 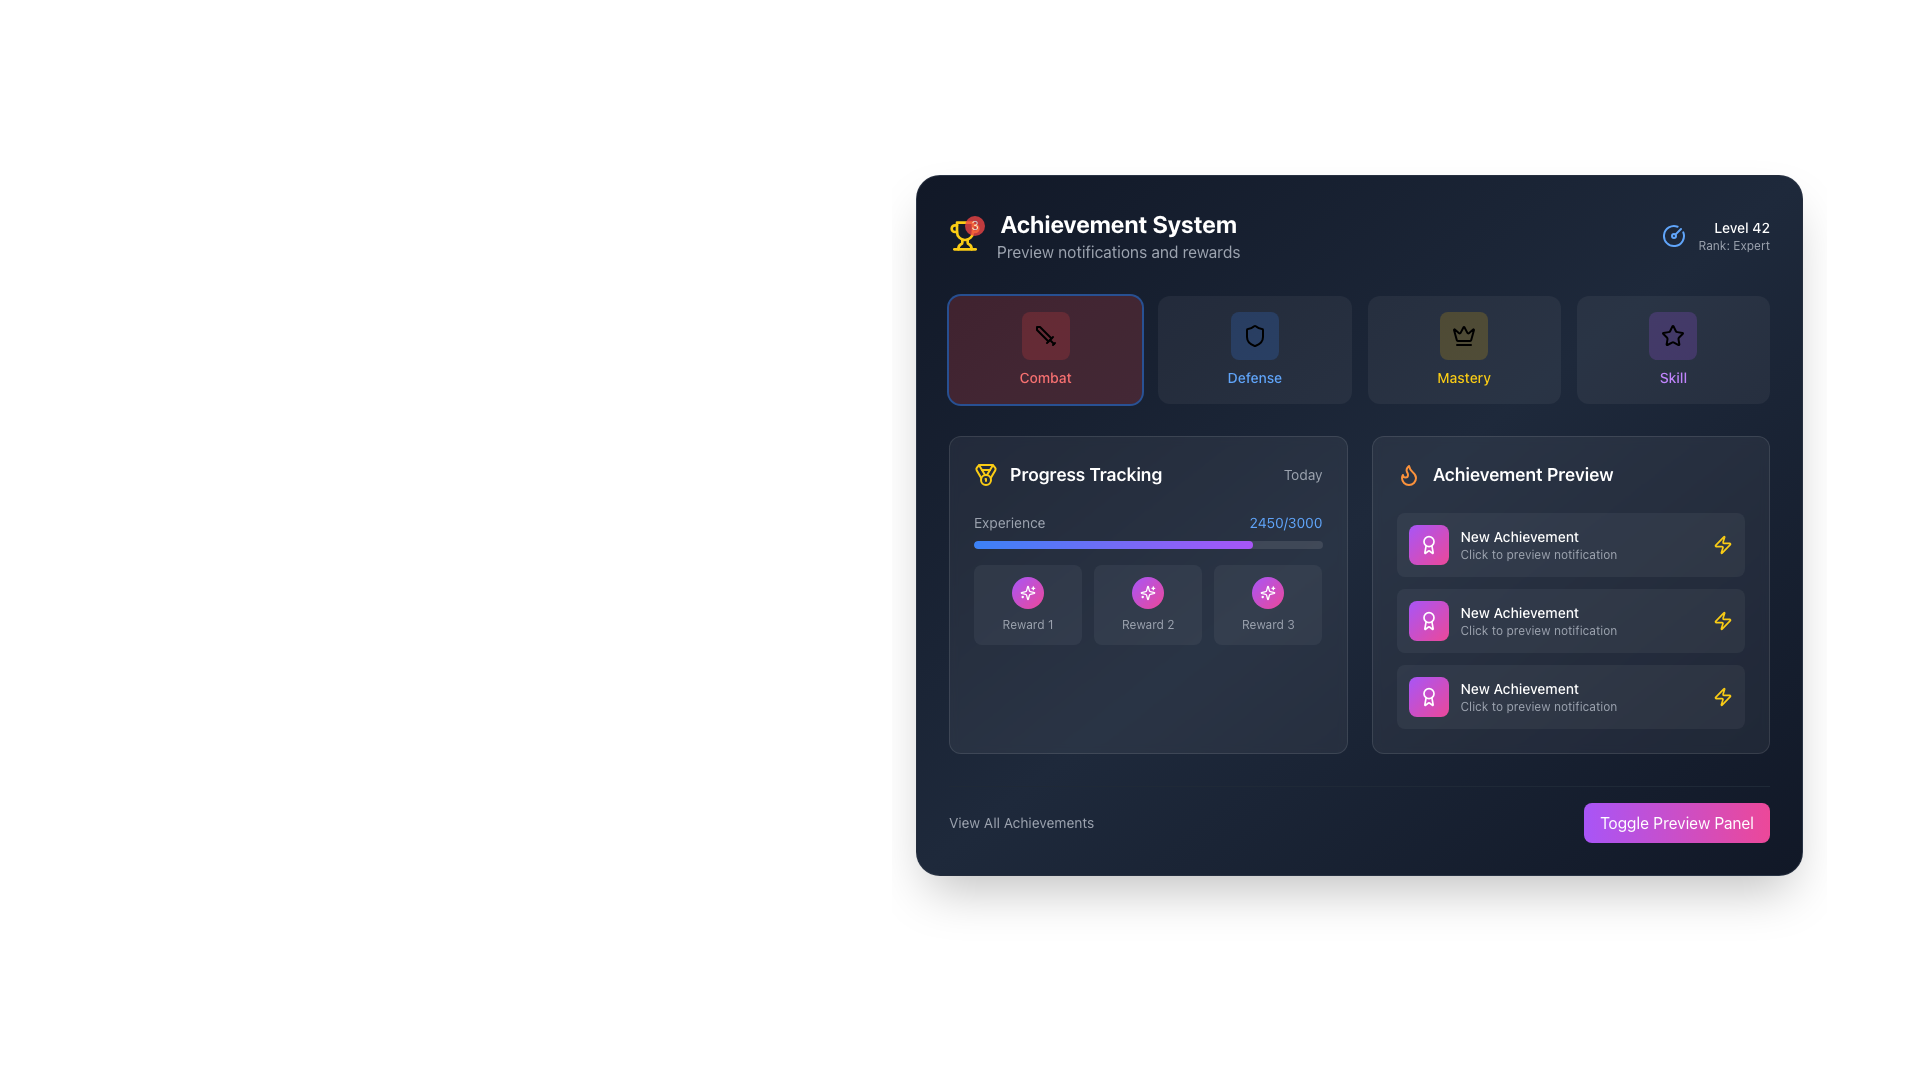 I want to click on the Decorative Icon within the 'Reward 2' button in the 'Progress Tracking' section, which indicates an achievement or reward, so click(x=1148, y=592).